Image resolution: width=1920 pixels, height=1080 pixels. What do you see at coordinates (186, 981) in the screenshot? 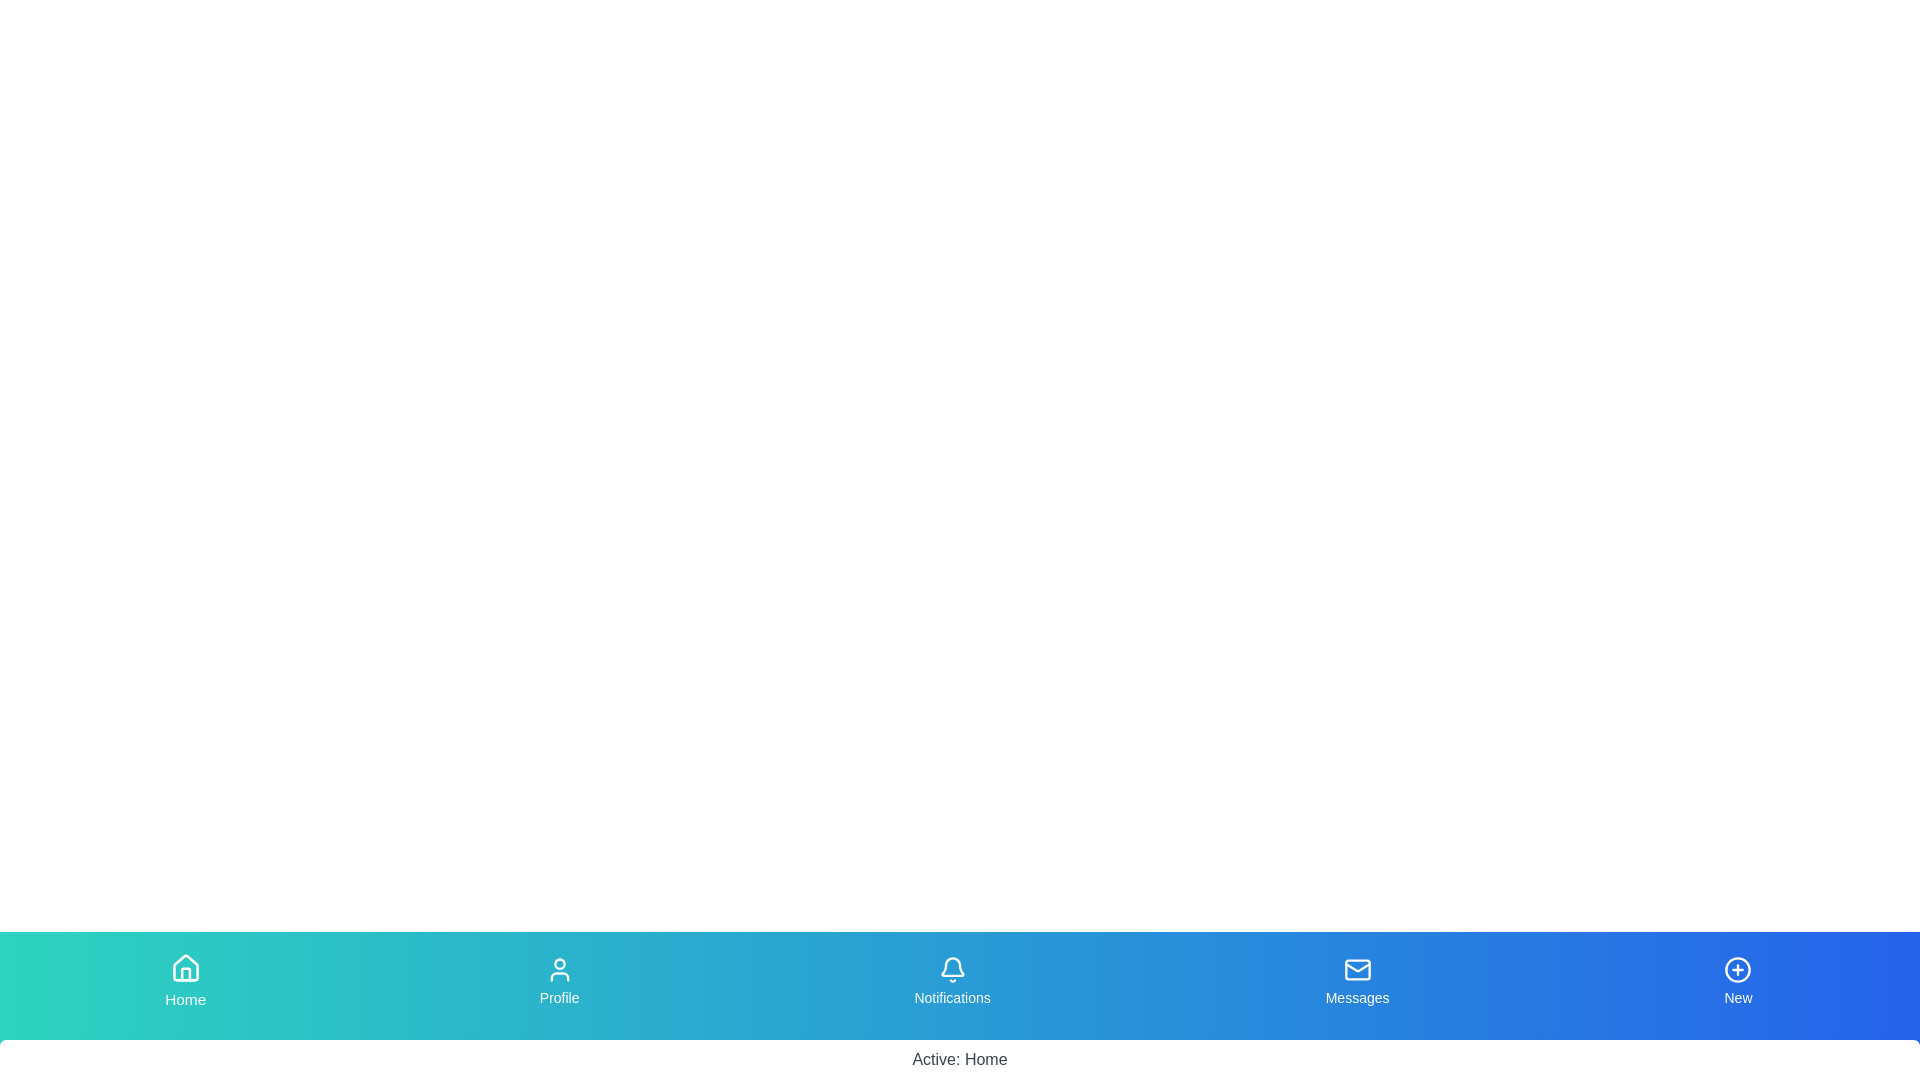
I see `the tab labeled Home` at bounding box center [186, 981].